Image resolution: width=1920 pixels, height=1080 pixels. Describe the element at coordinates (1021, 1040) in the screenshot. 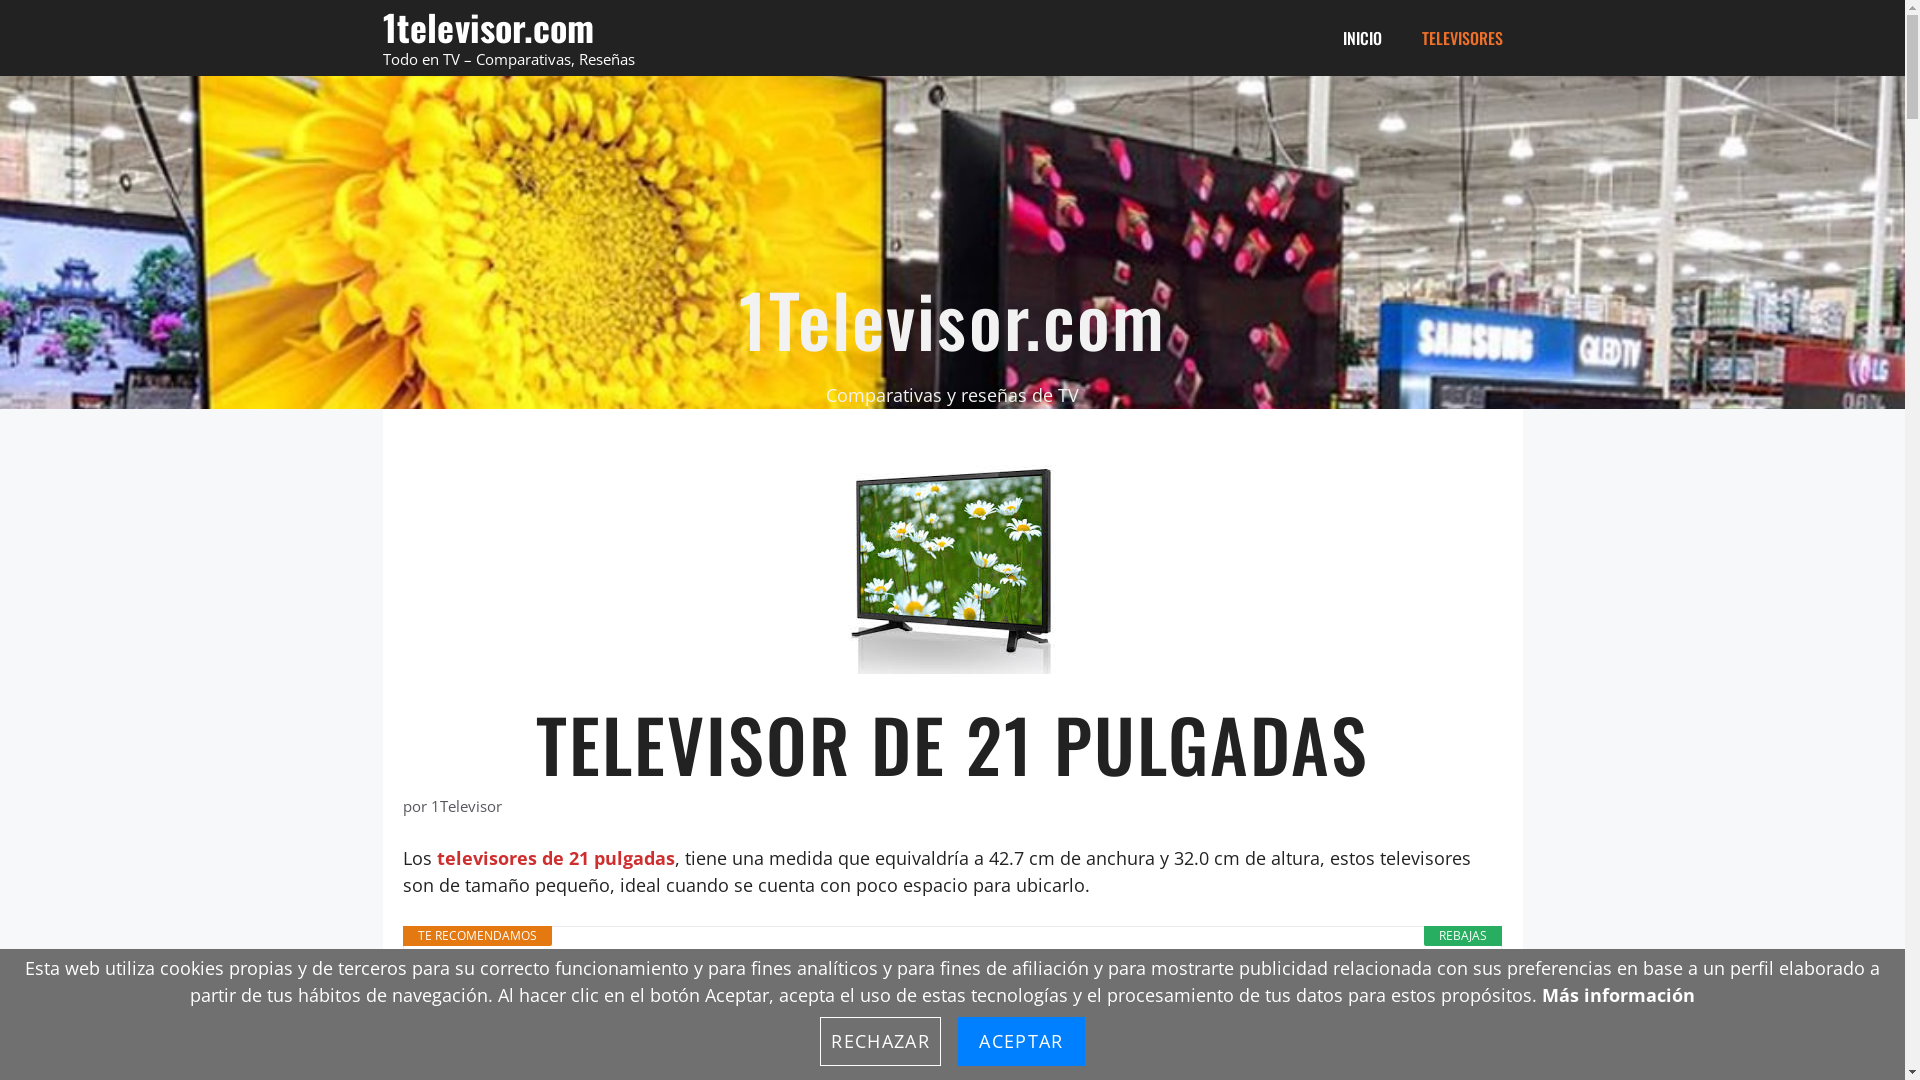

I see `'ACEPTAR'` at that location.